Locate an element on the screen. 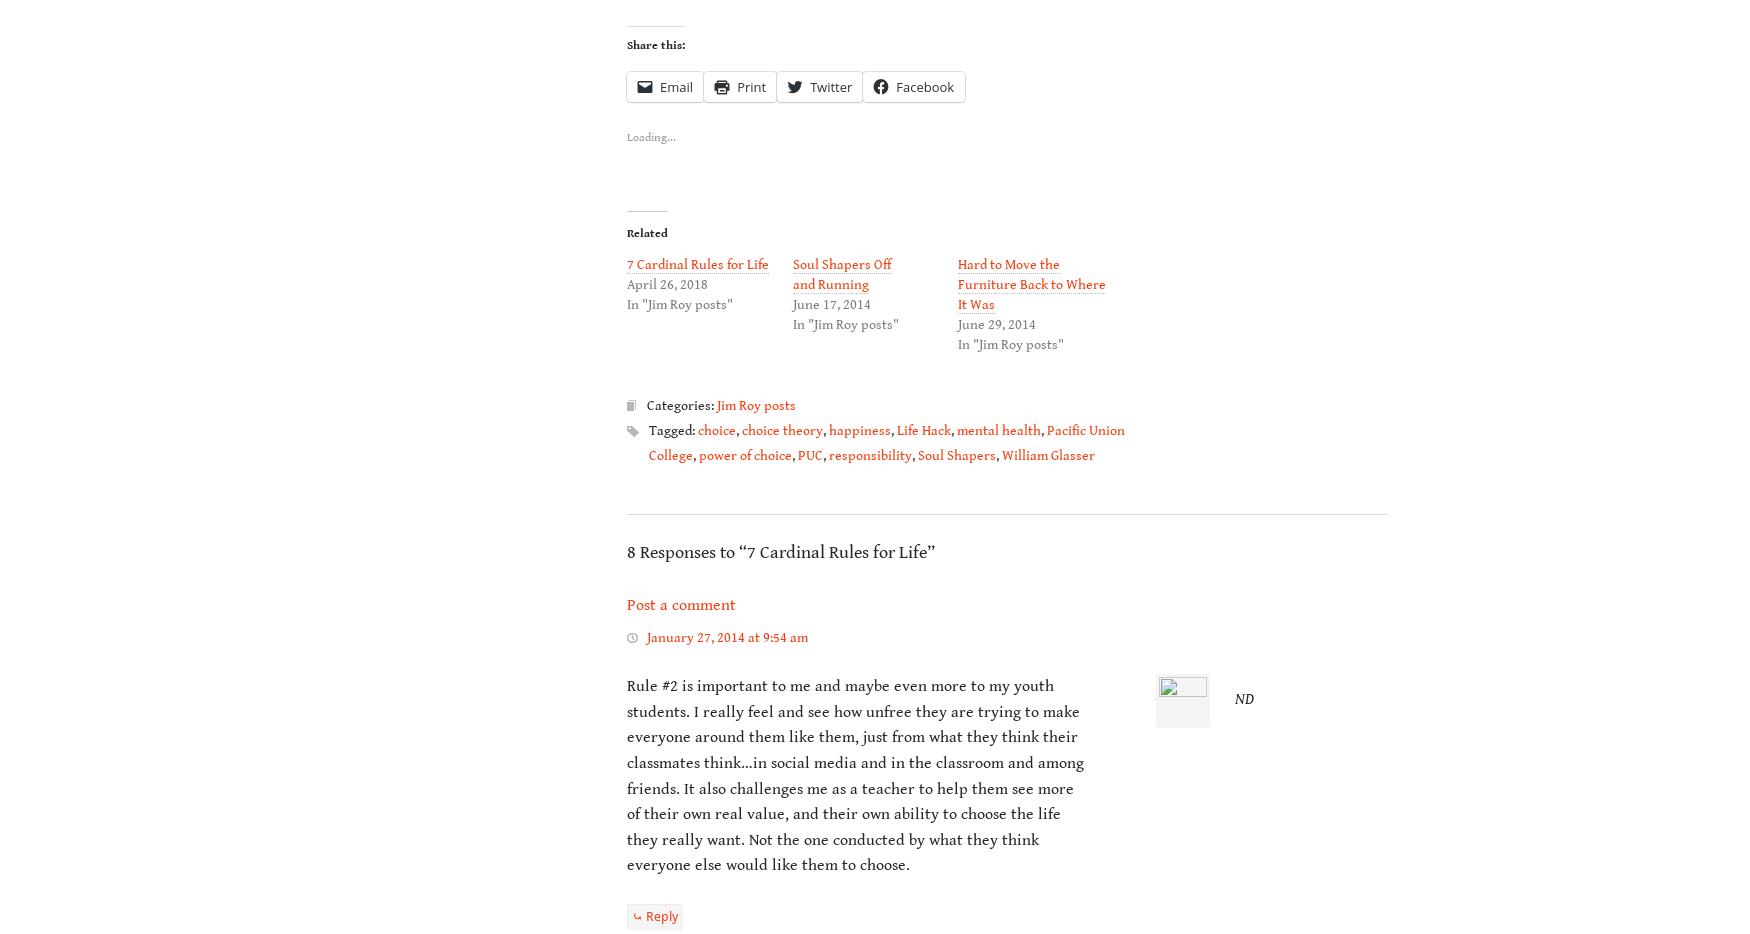 The width and height of the screenshot is (1750, 934). 'power of choice' is located at coordinates (745, 455).